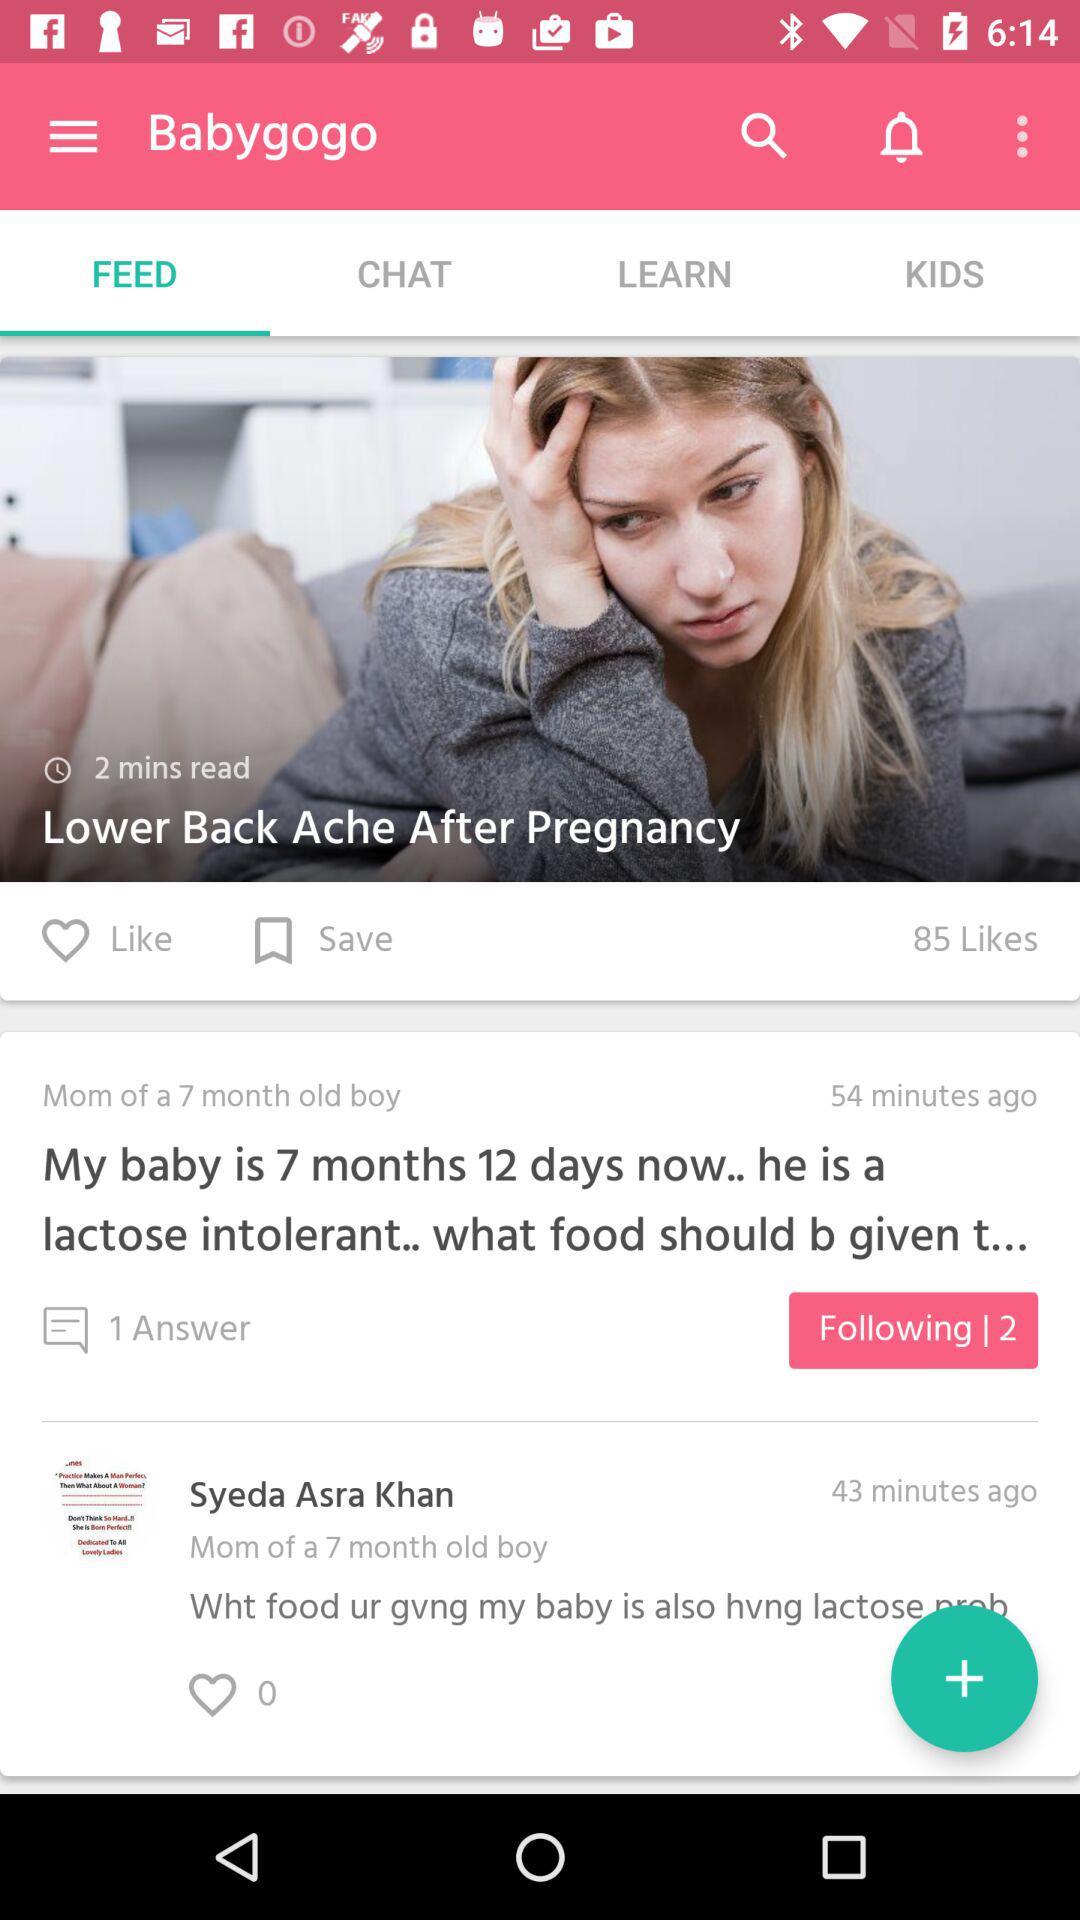 This screenshot has height=1920, width=1080. What do you see at coordinates (253, 1694) in the screenshot?
I see `the 0 icon` at bounding box center [253, 1694].